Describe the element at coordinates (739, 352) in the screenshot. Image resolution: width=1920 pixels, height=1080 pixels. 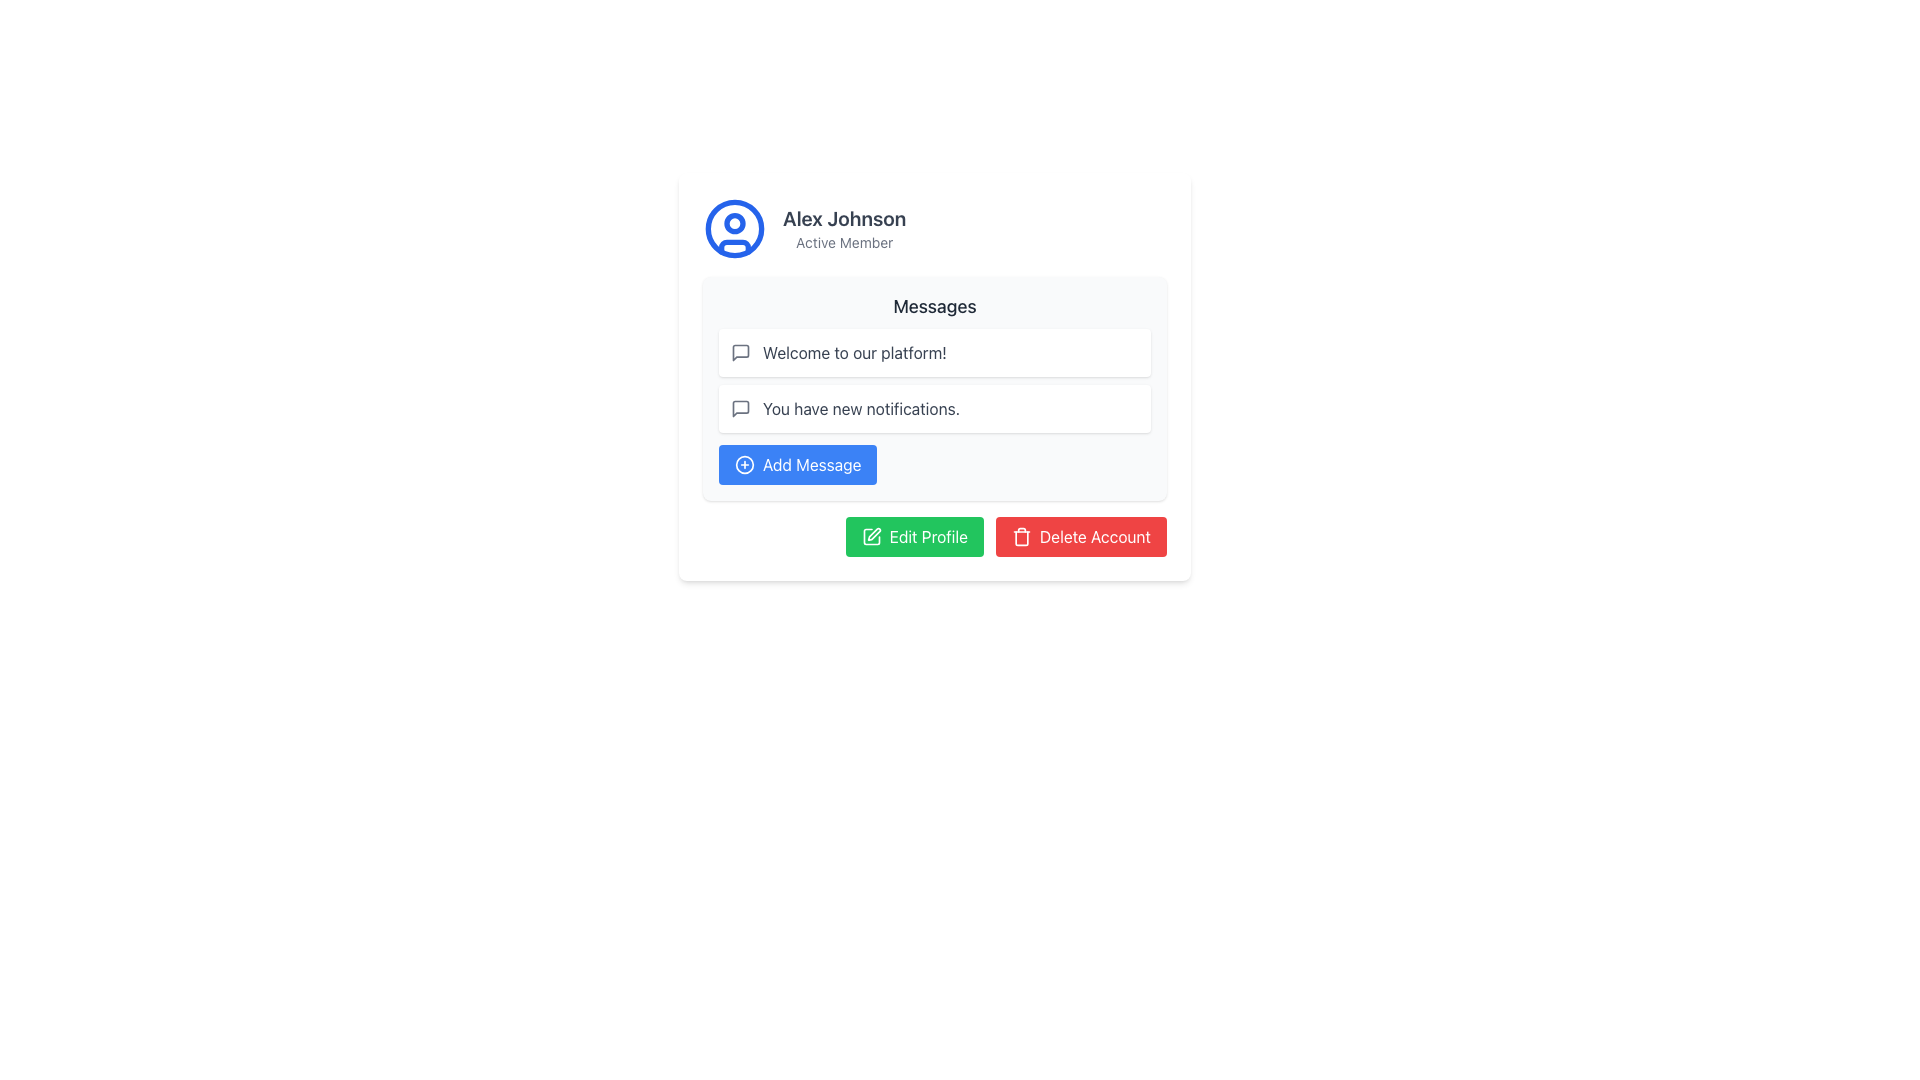
I see `the icon indicating the message or comments feature, positioned to the left of the message text 'Welcome to our platform!'` at that location.